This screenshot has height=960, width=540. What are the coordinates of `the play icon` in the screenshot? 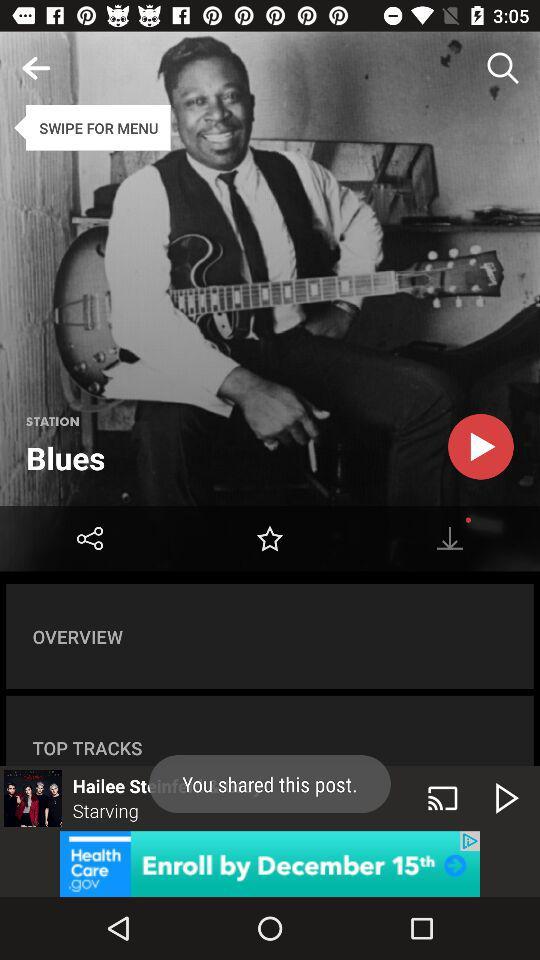 It's located at (507, 798).